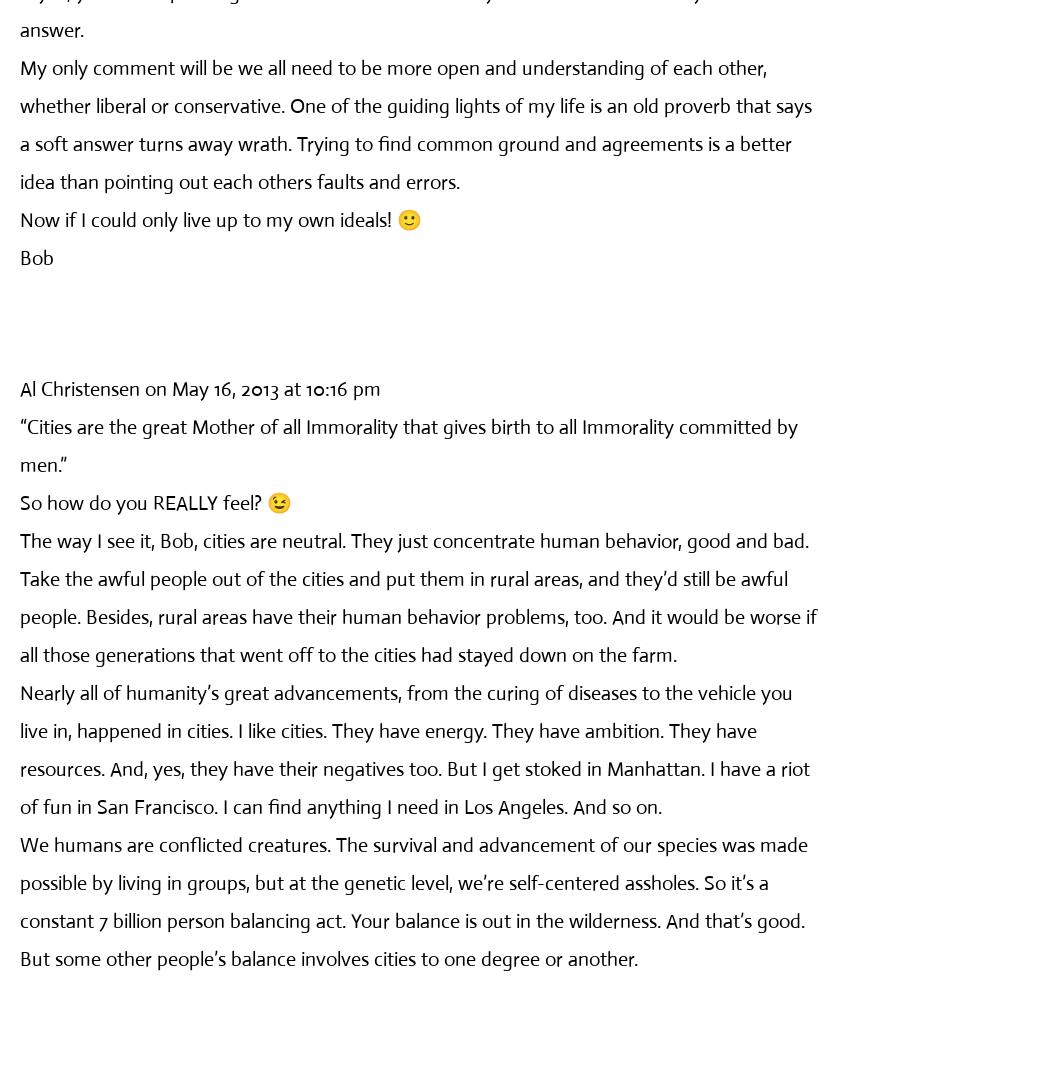 The width and height of the screenshot is (1050, 1074). I want to click on '“Cities are the great Mother of all Immorality that gives birth to all Immorality committed by men.”', so click(408, 444).